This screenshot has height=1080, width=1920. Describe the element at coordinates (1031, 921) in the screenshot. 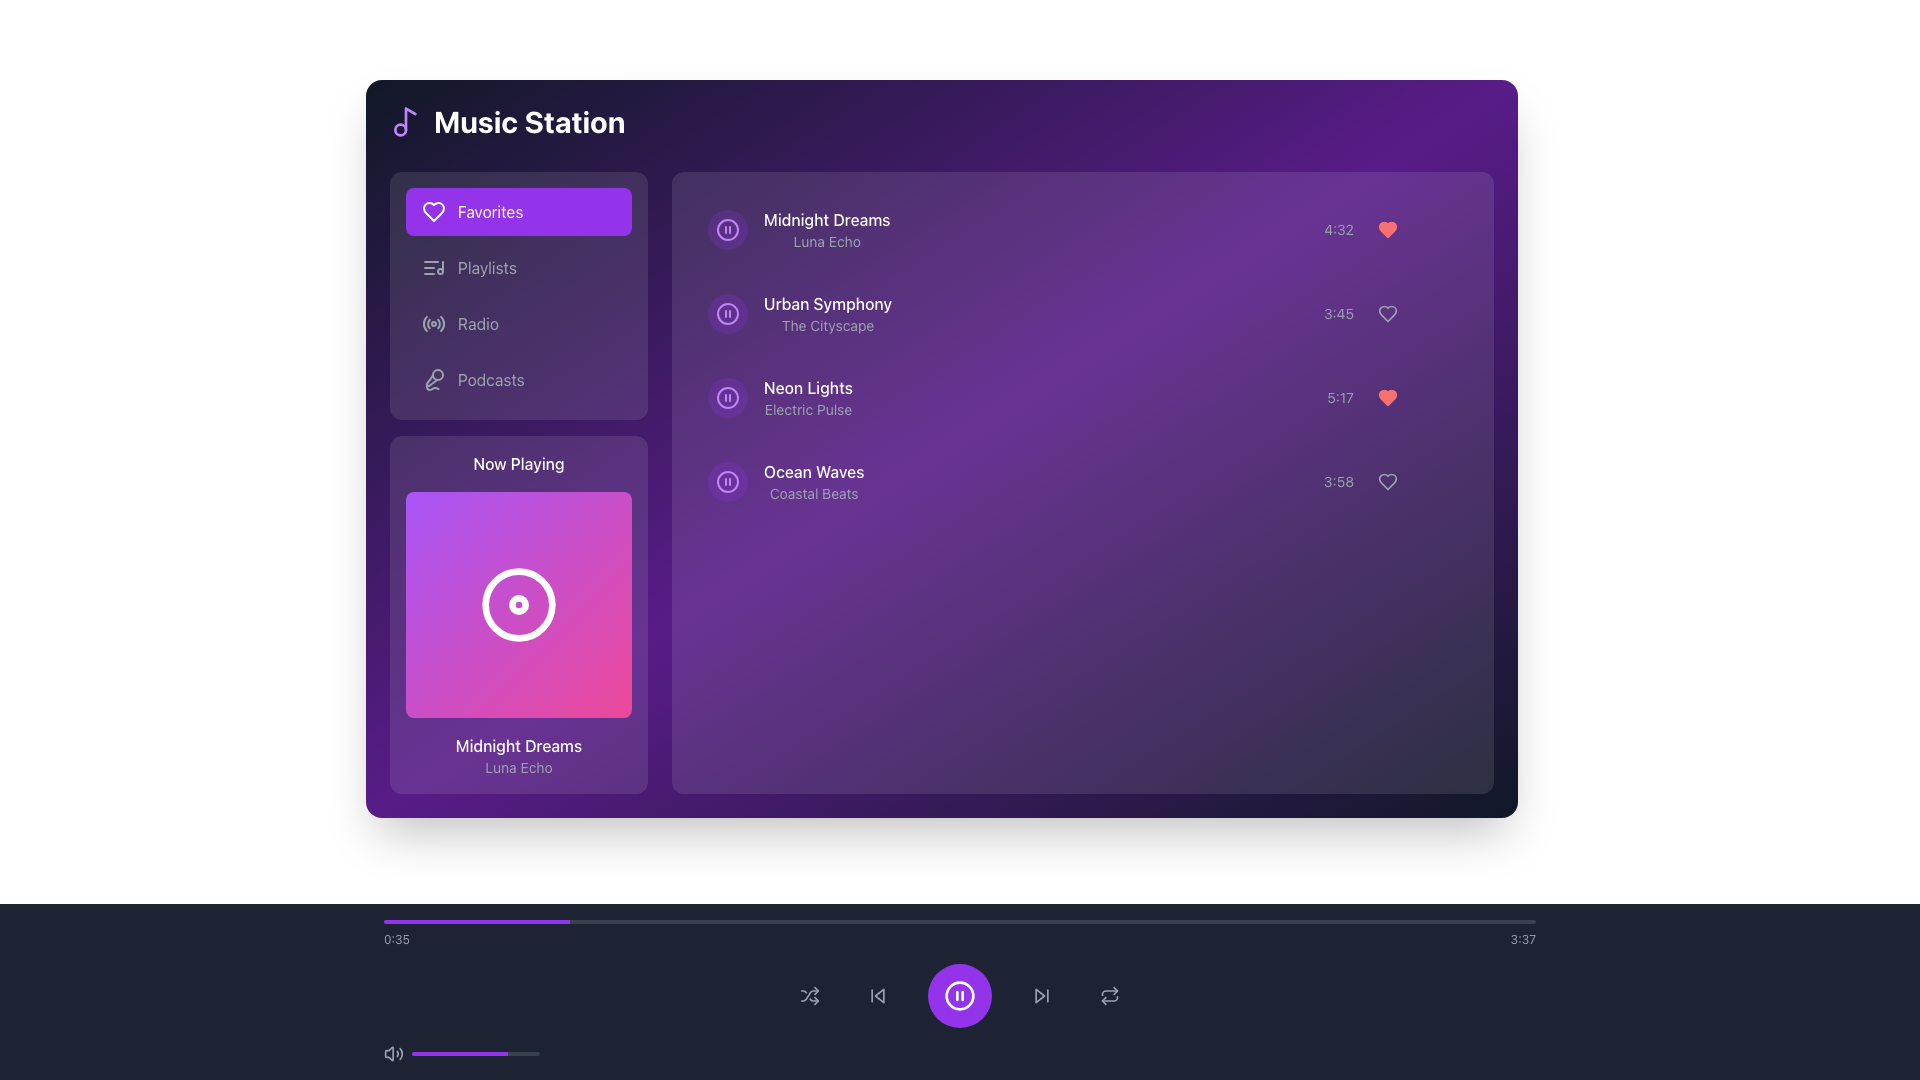

I see `playback position` at that location.